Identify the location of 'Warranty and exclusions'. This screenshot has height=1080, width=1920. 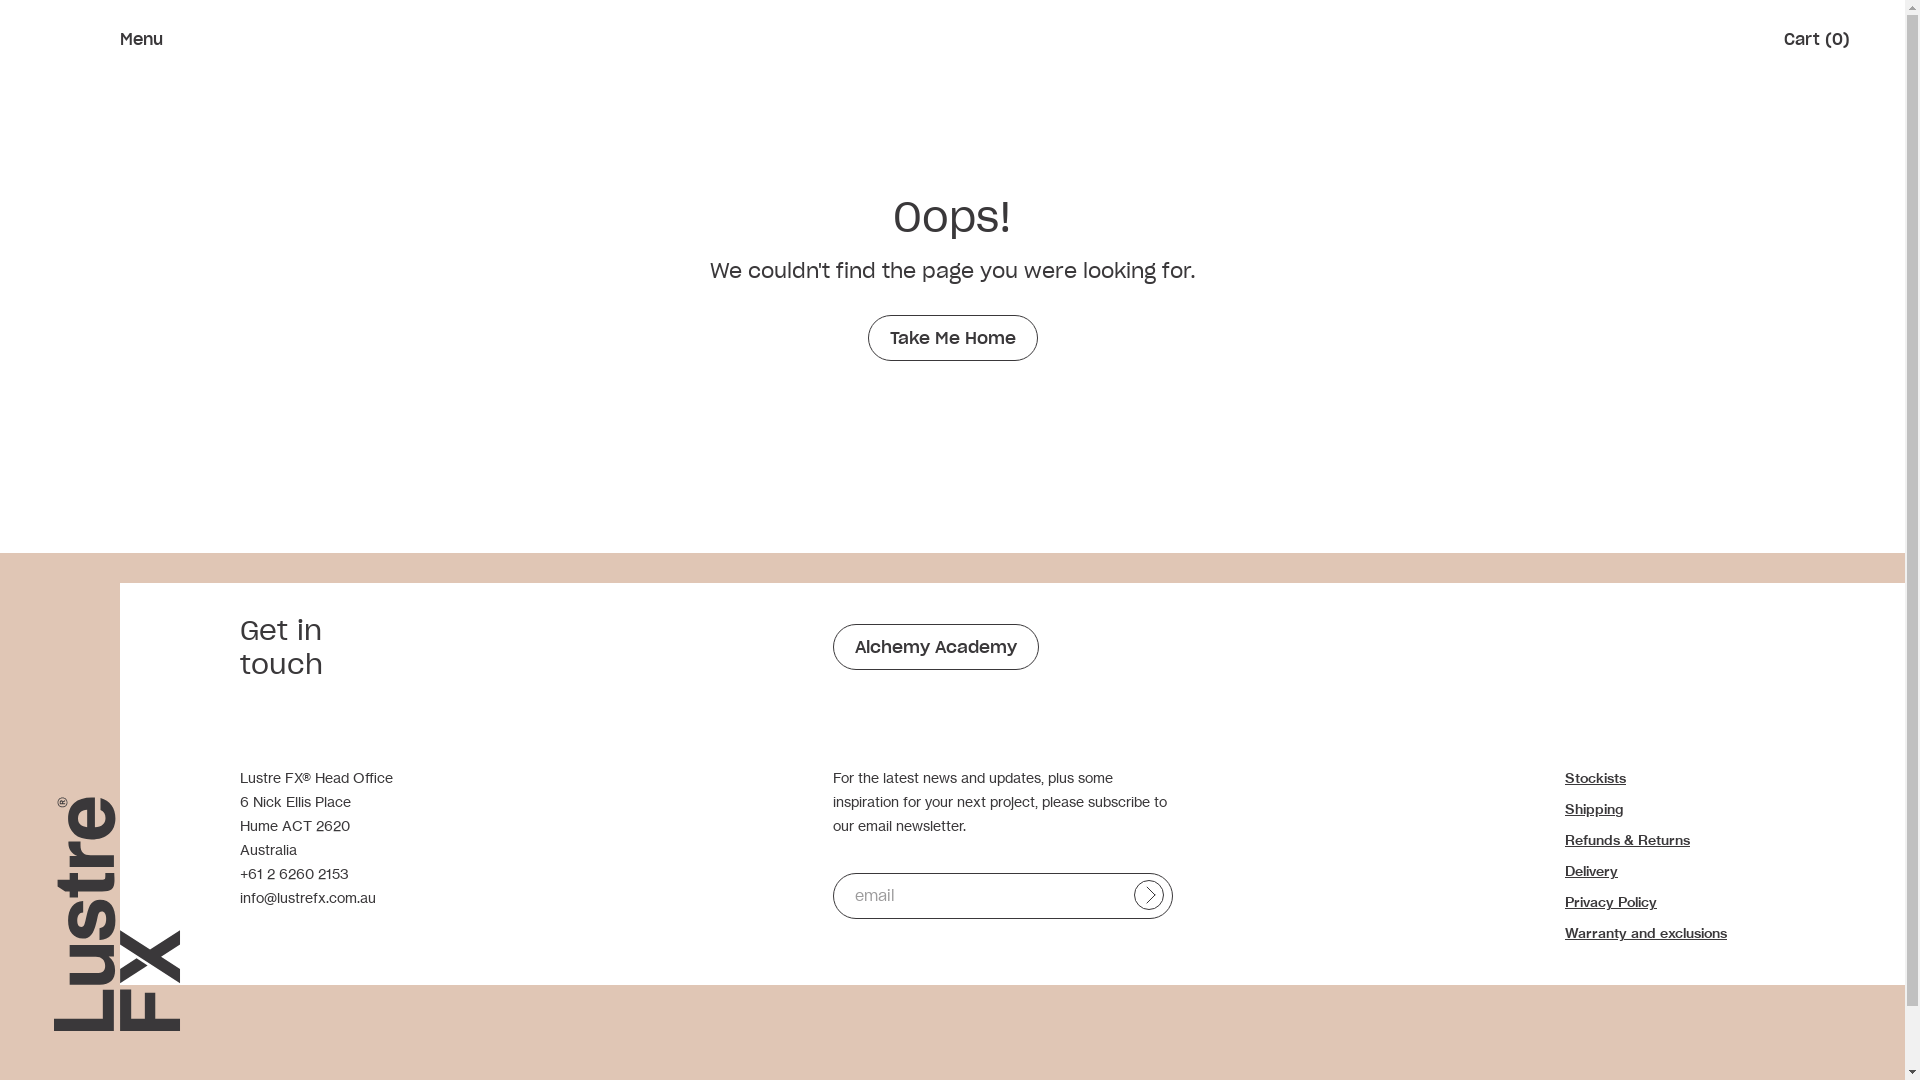
(1646, 933).